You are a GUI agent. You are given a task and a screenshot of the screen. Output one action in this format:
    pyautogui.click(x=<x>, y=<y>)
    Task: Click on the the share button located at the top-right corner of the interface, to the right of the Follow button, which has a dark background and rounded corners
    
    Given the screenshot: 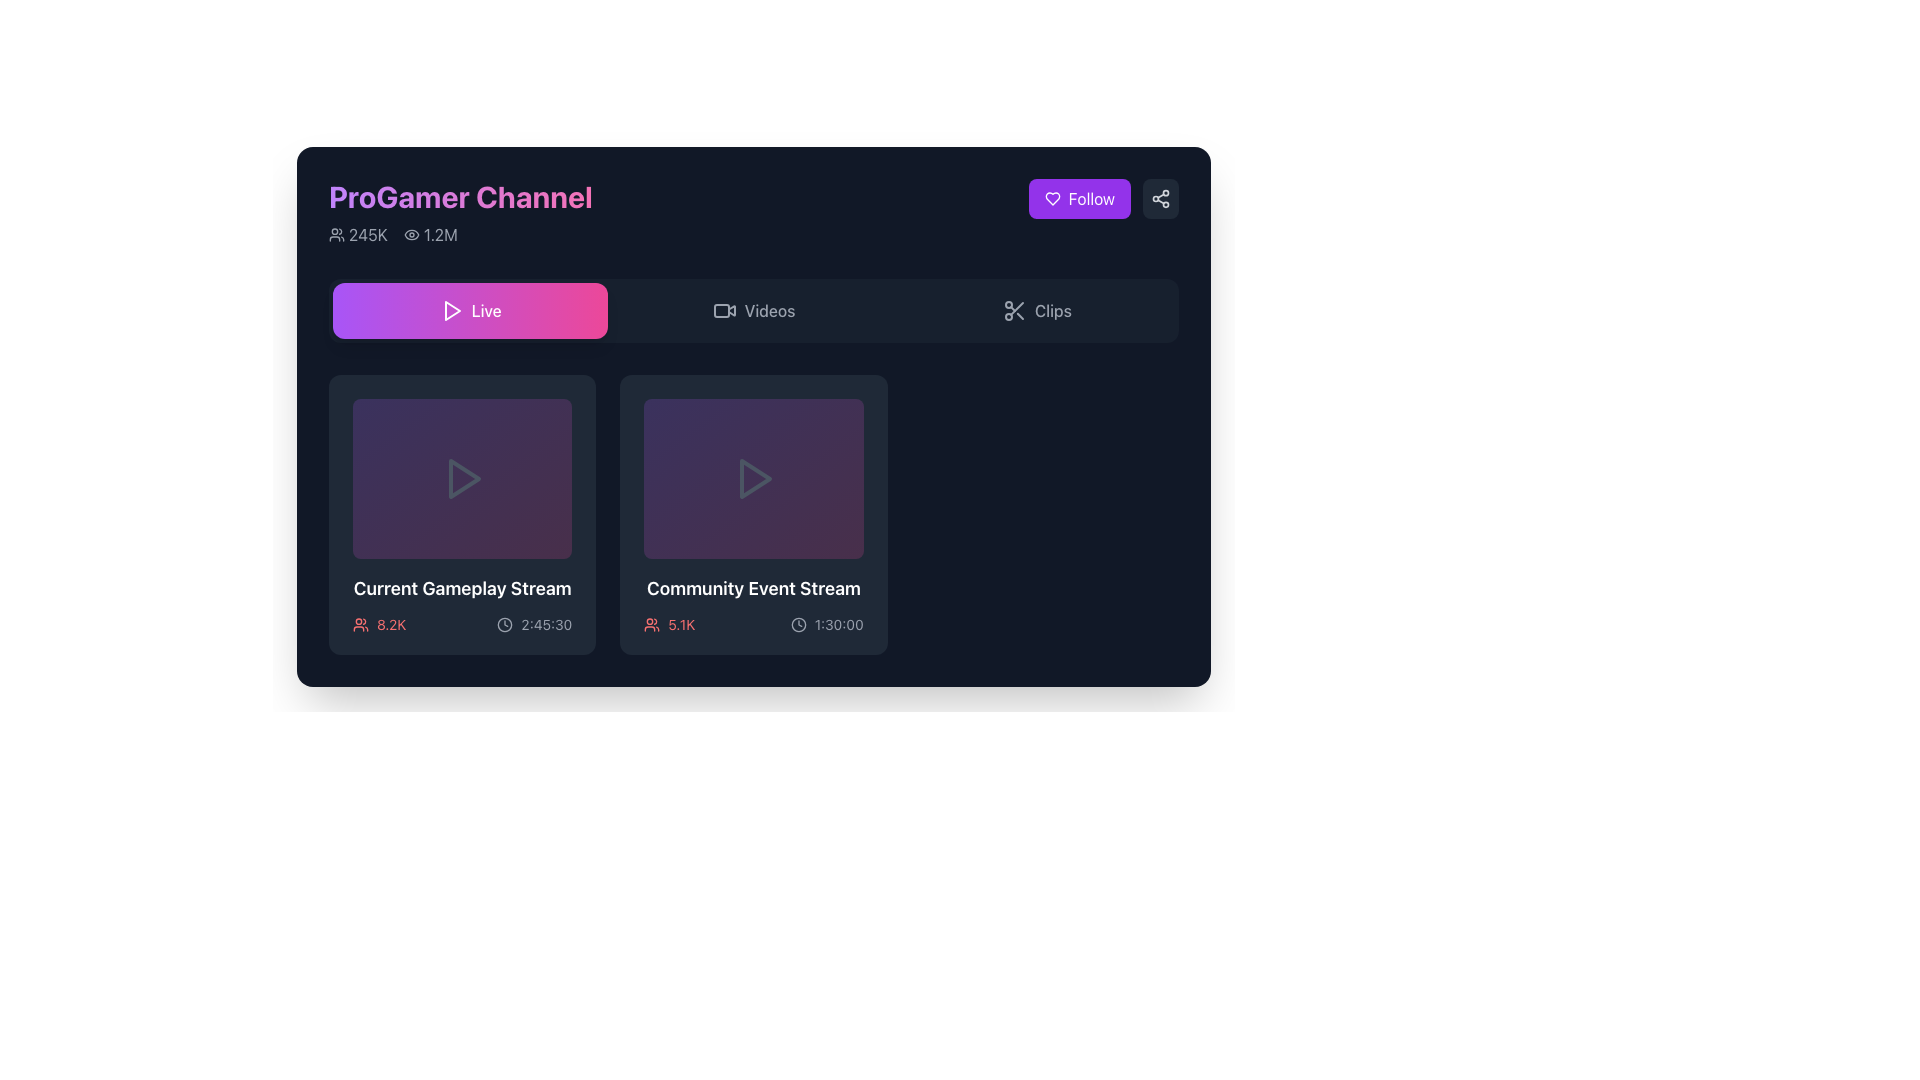 What is the action you would take?
    pyautogui.click(x=1161, y=199)
    